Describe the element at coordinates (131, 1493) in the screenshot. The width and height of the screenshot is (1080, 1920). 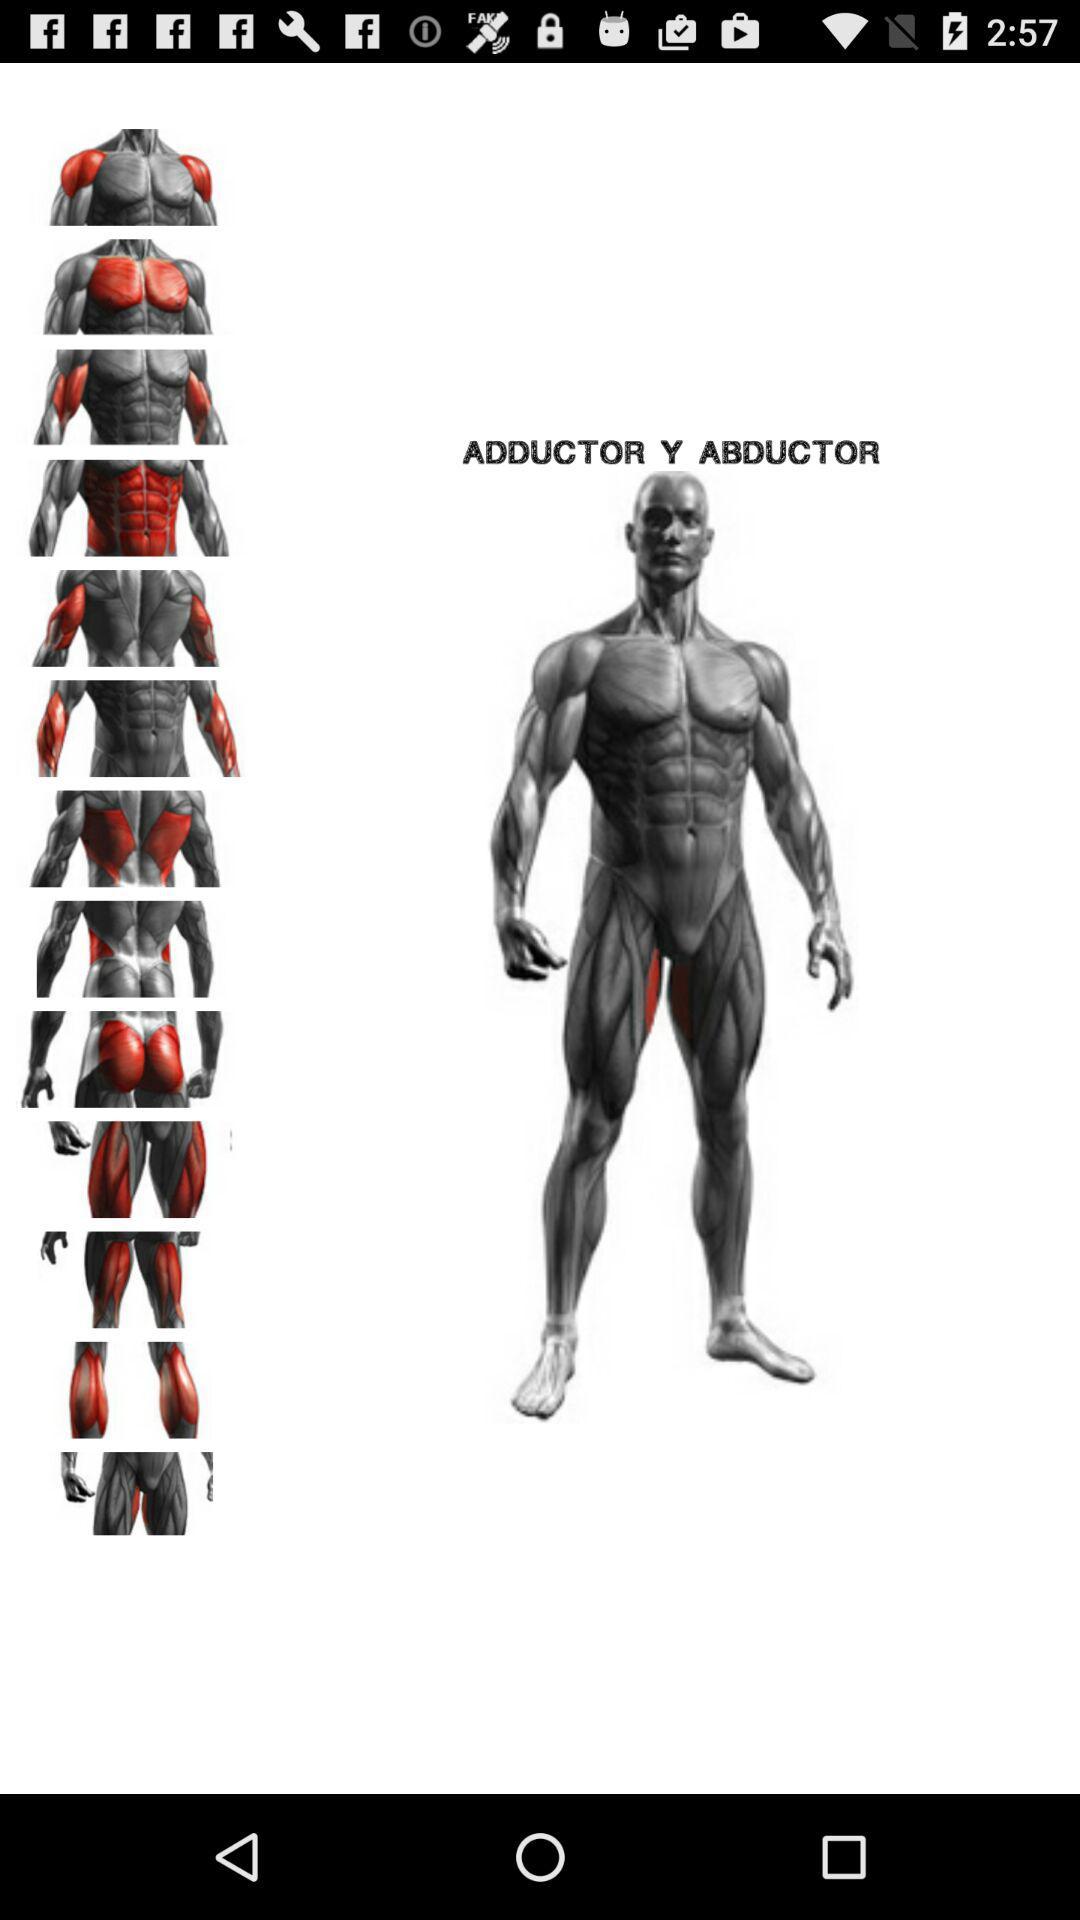
I see `gym bodybuilding` at that location.